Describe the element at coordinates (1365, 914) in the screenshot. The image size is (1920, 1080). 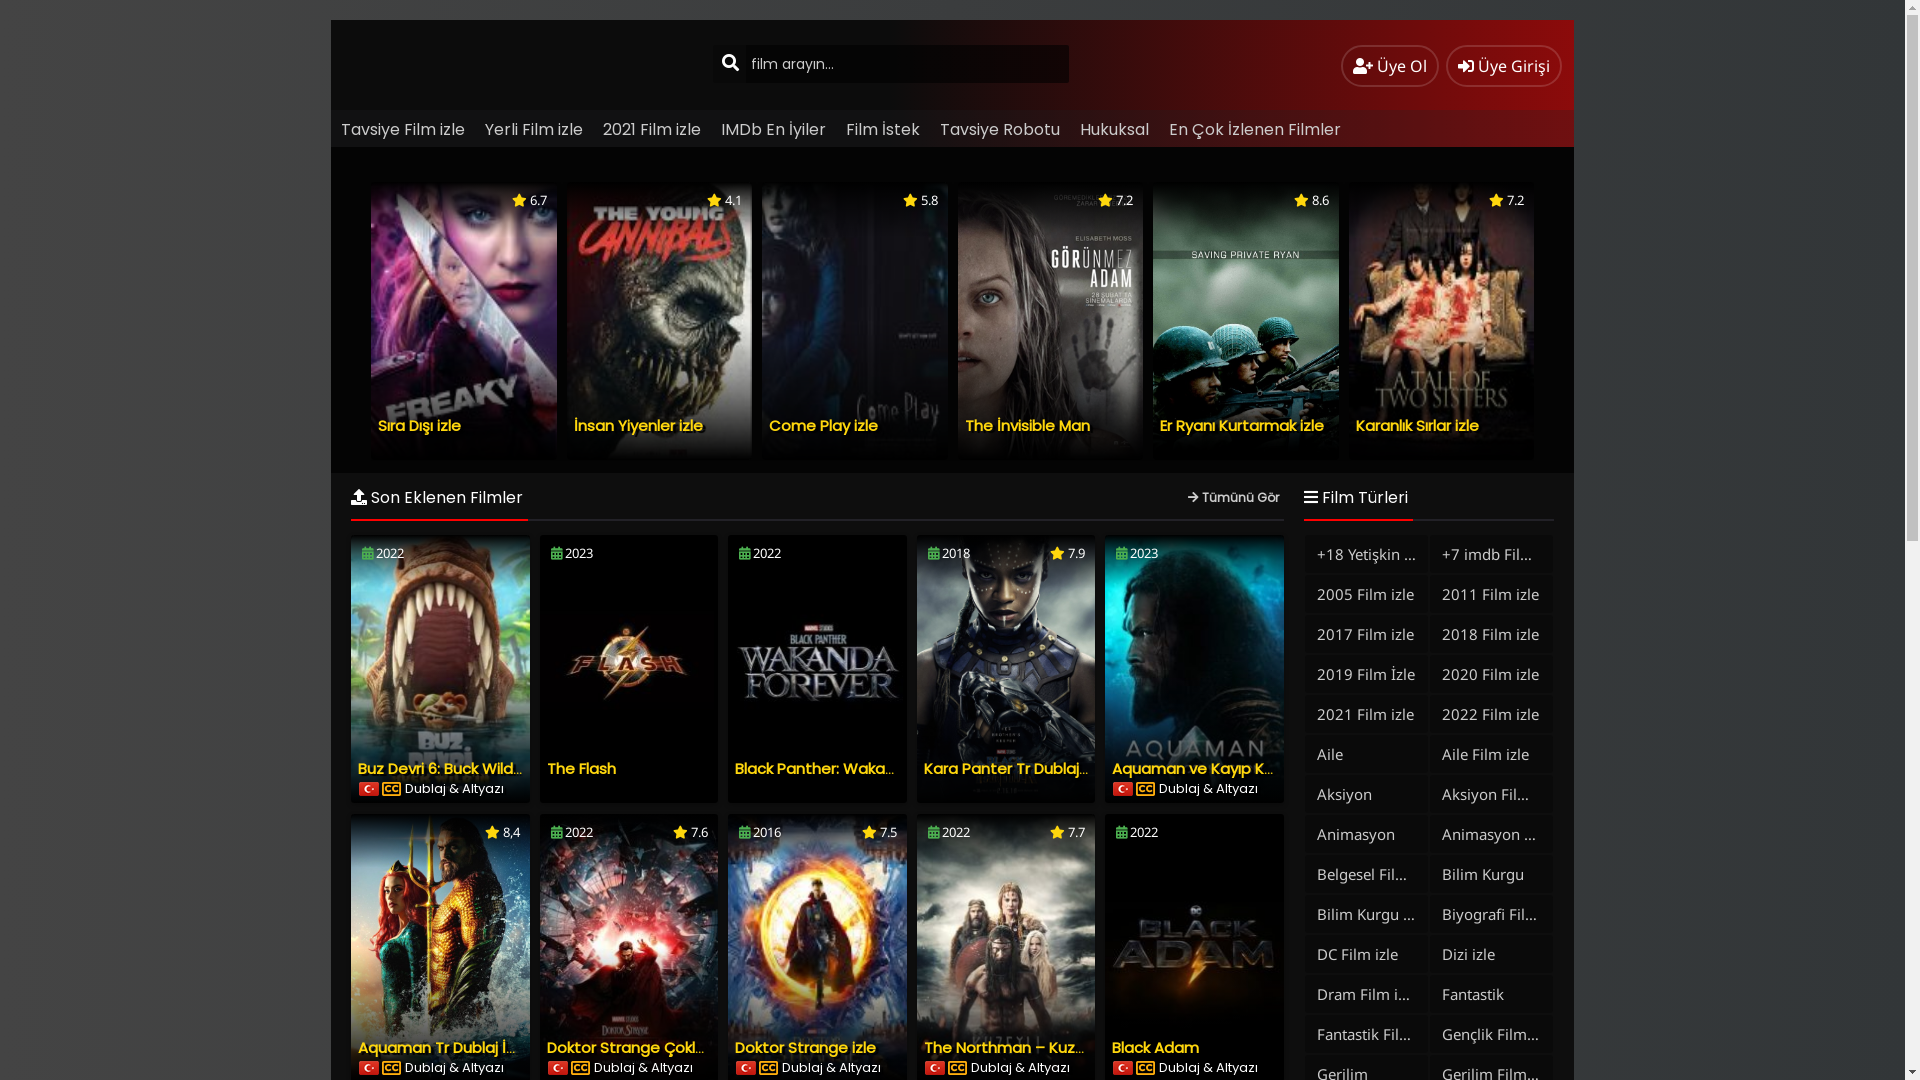
I see `'Bilim Kurgu Film izle'` at that location.